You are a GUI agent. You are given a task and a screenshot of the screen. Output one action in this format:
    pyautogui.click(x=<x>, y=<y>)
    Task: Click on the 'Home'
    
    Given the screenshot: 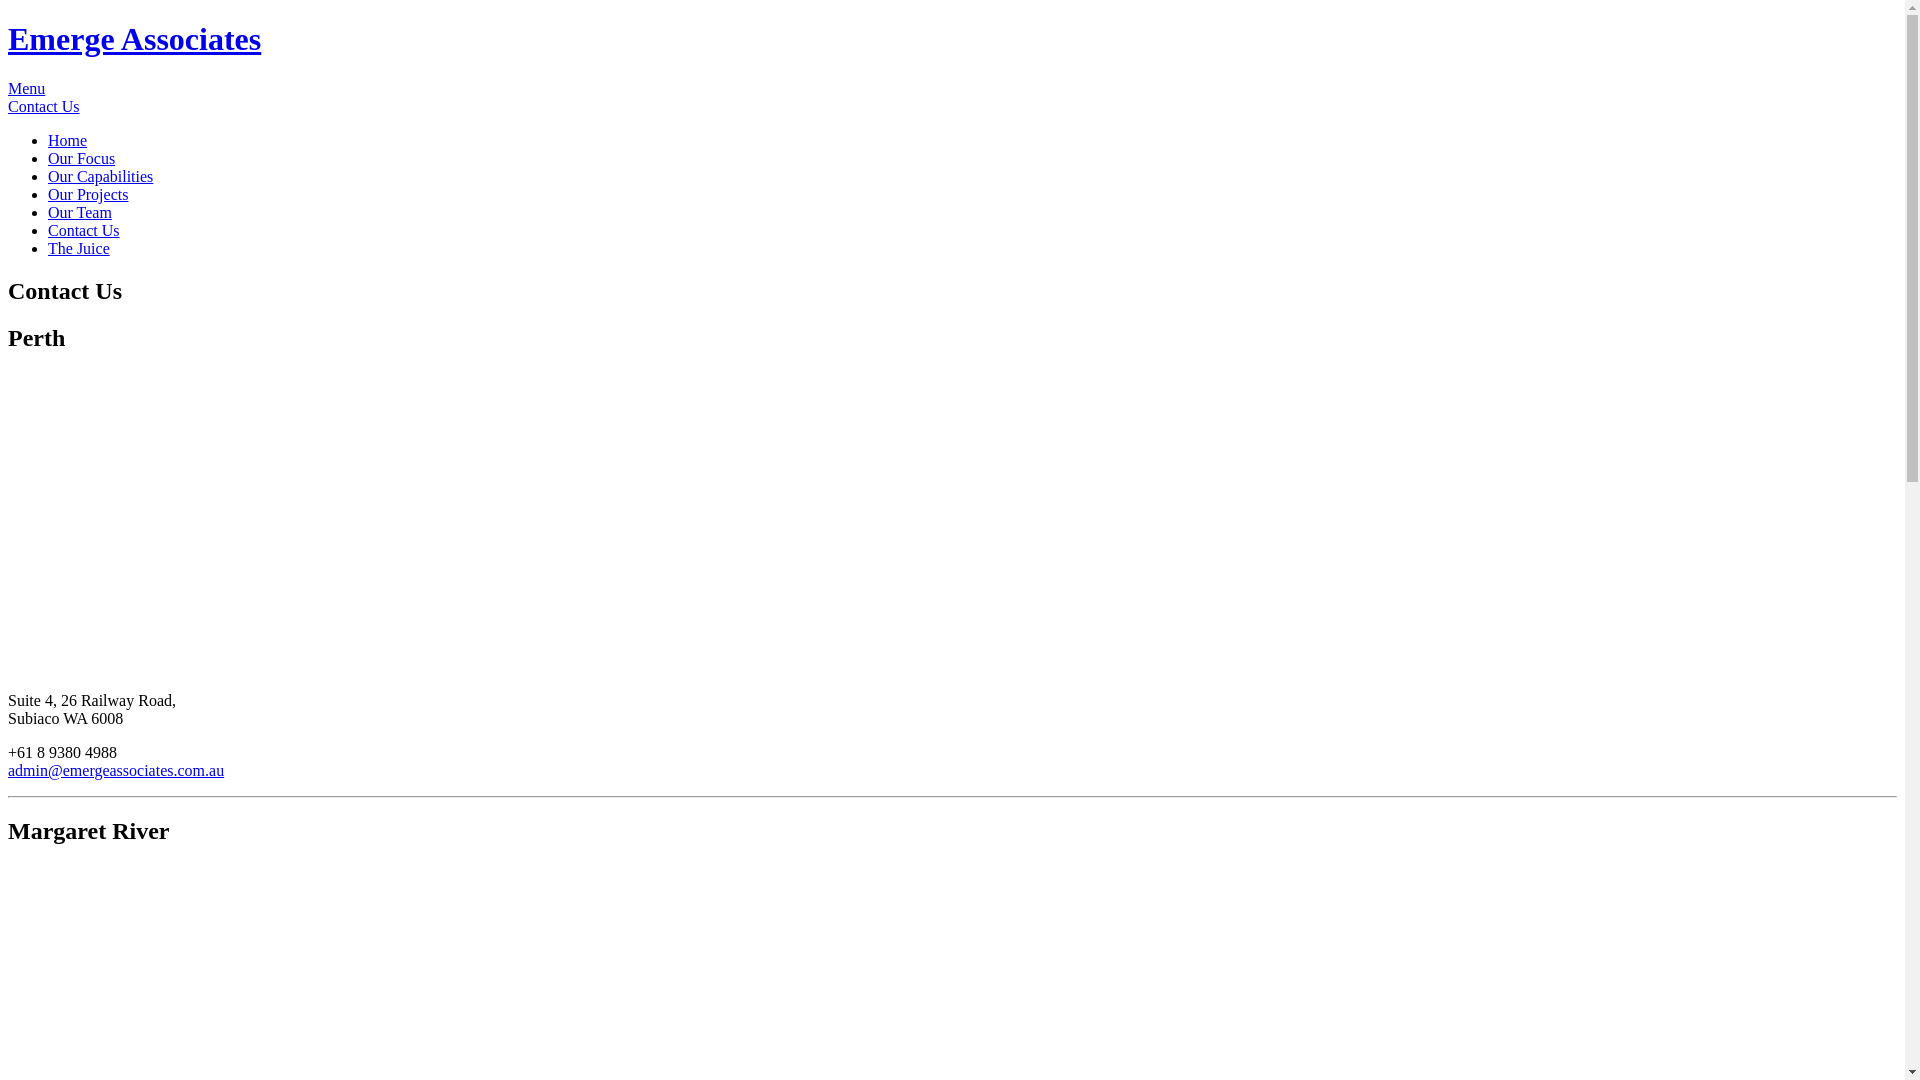 What is the action you would take?
    pyautogui.click(x=67, y=139)
    